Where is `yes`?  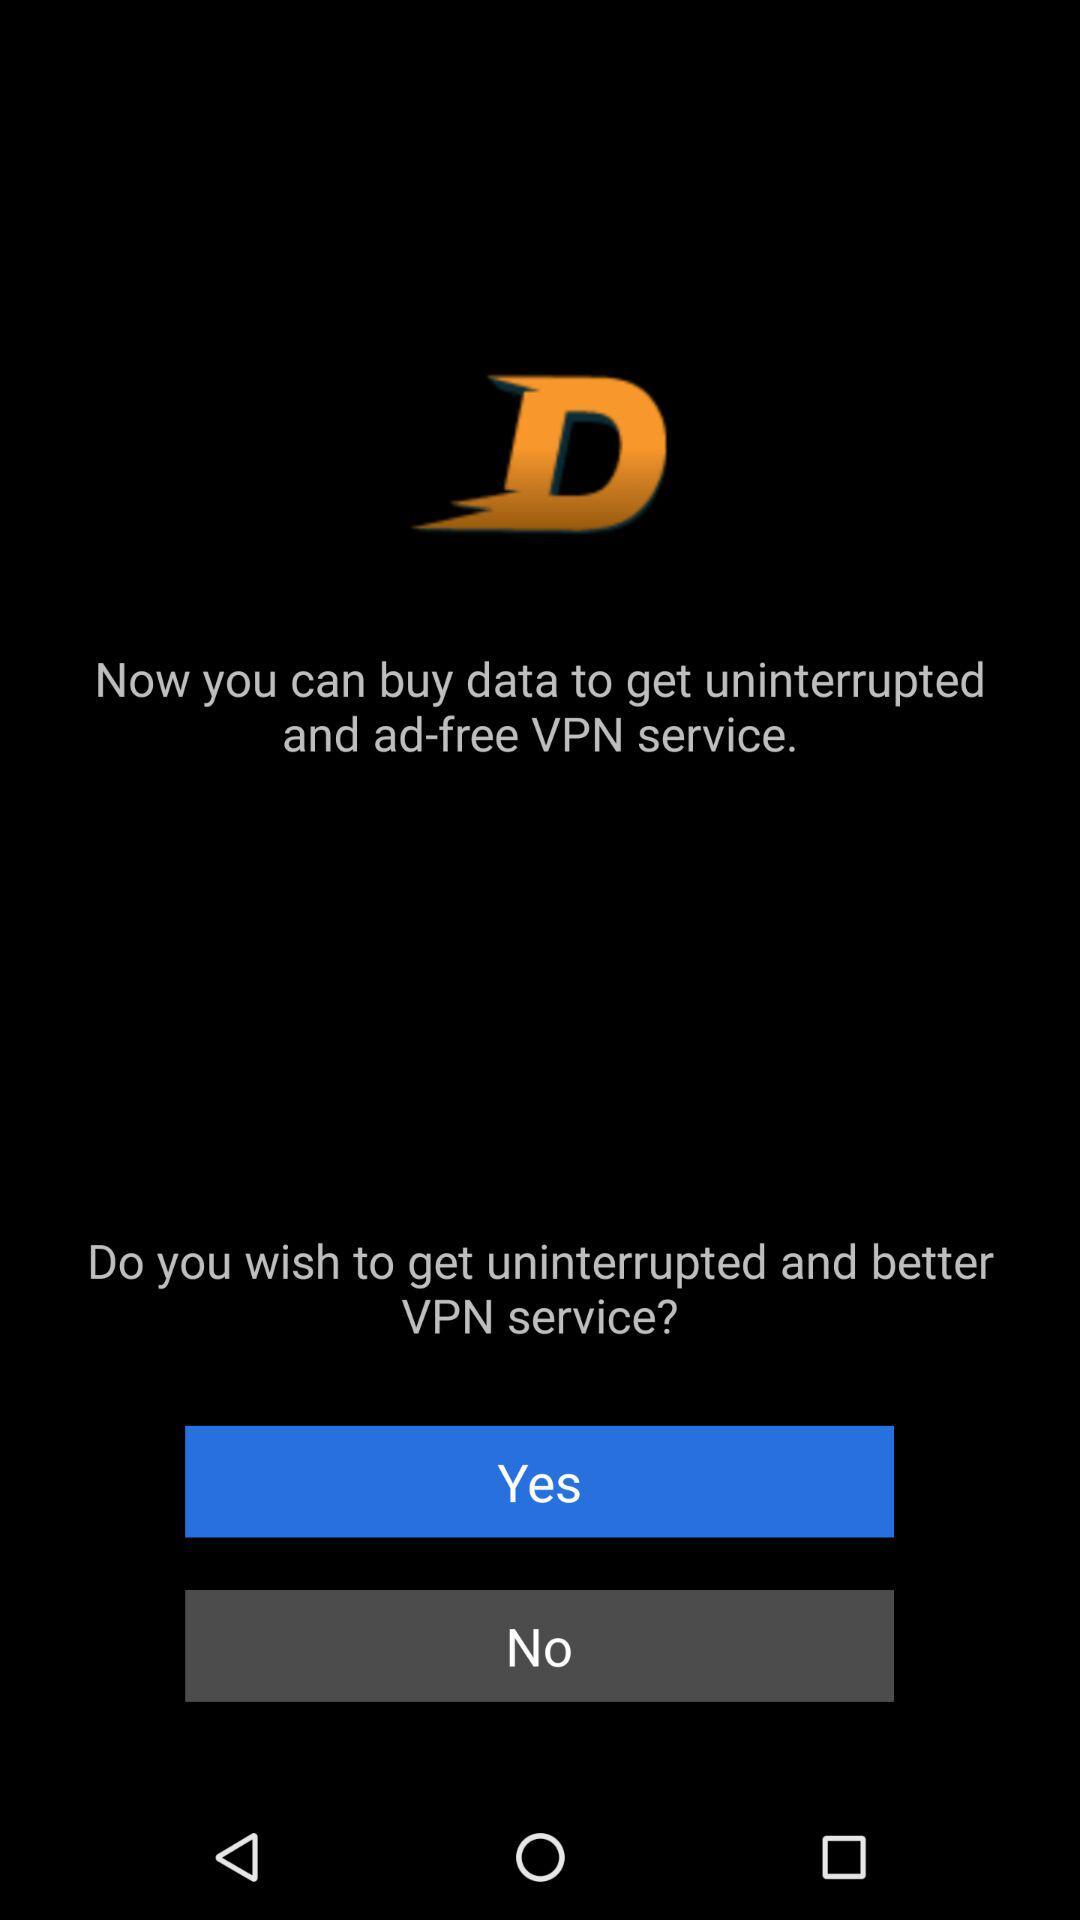
yes is located at coordinates (538, 1481).